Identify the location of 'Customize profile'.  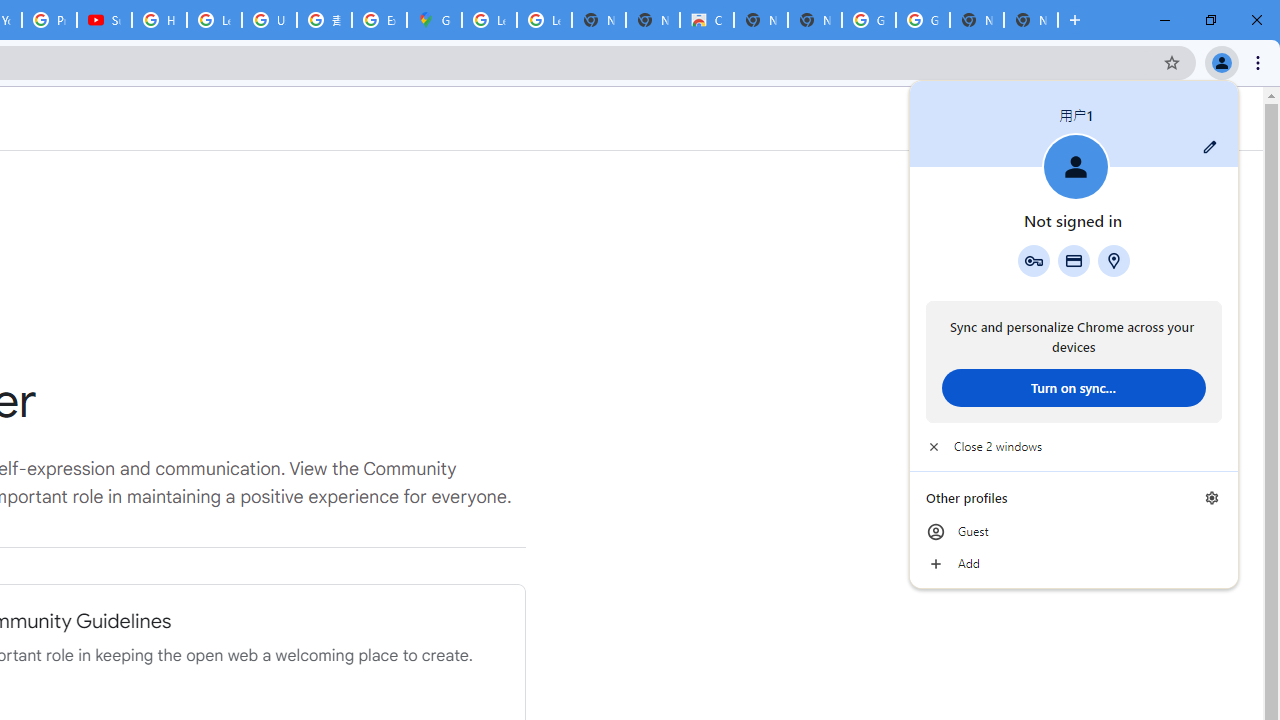
(1209, 146).